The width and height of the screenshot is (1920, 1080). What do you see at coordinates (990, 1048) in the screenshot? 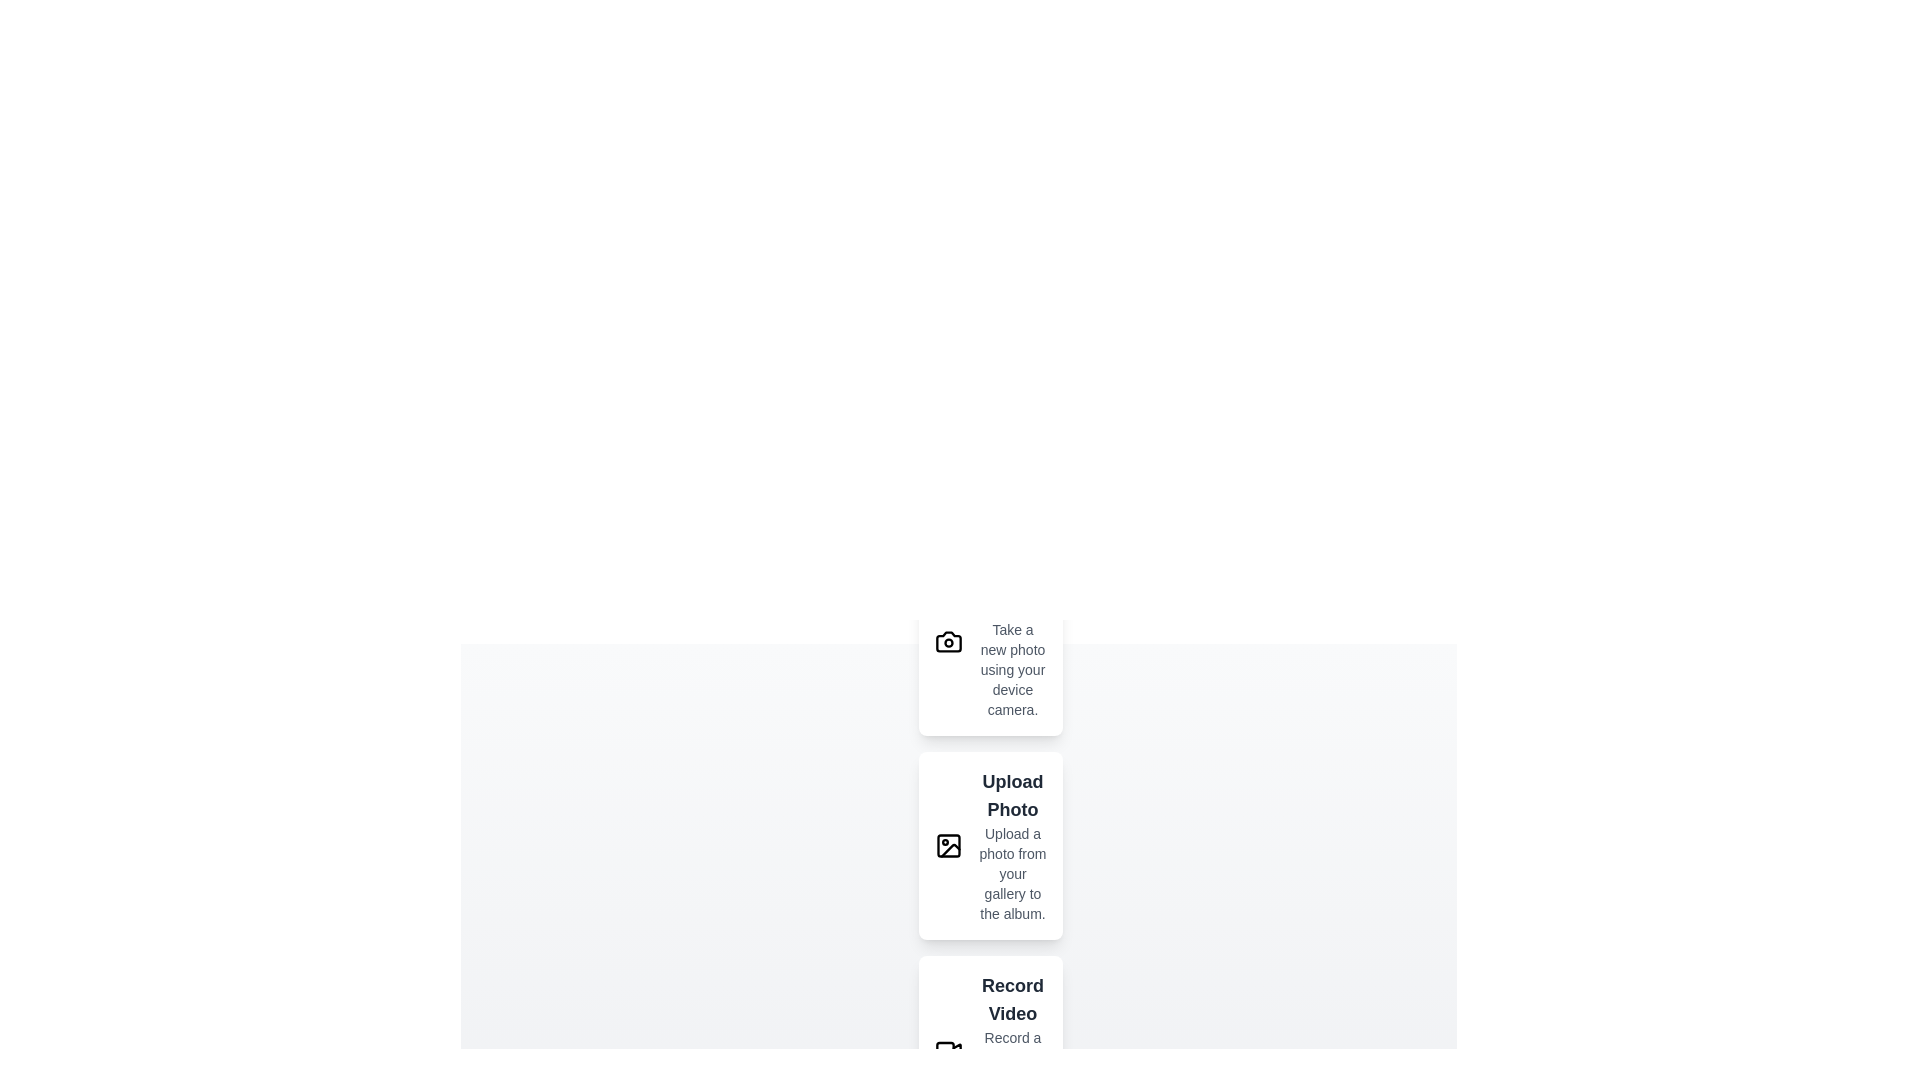
I see `the action described by Record Video` at bounding box center [990, 1048].